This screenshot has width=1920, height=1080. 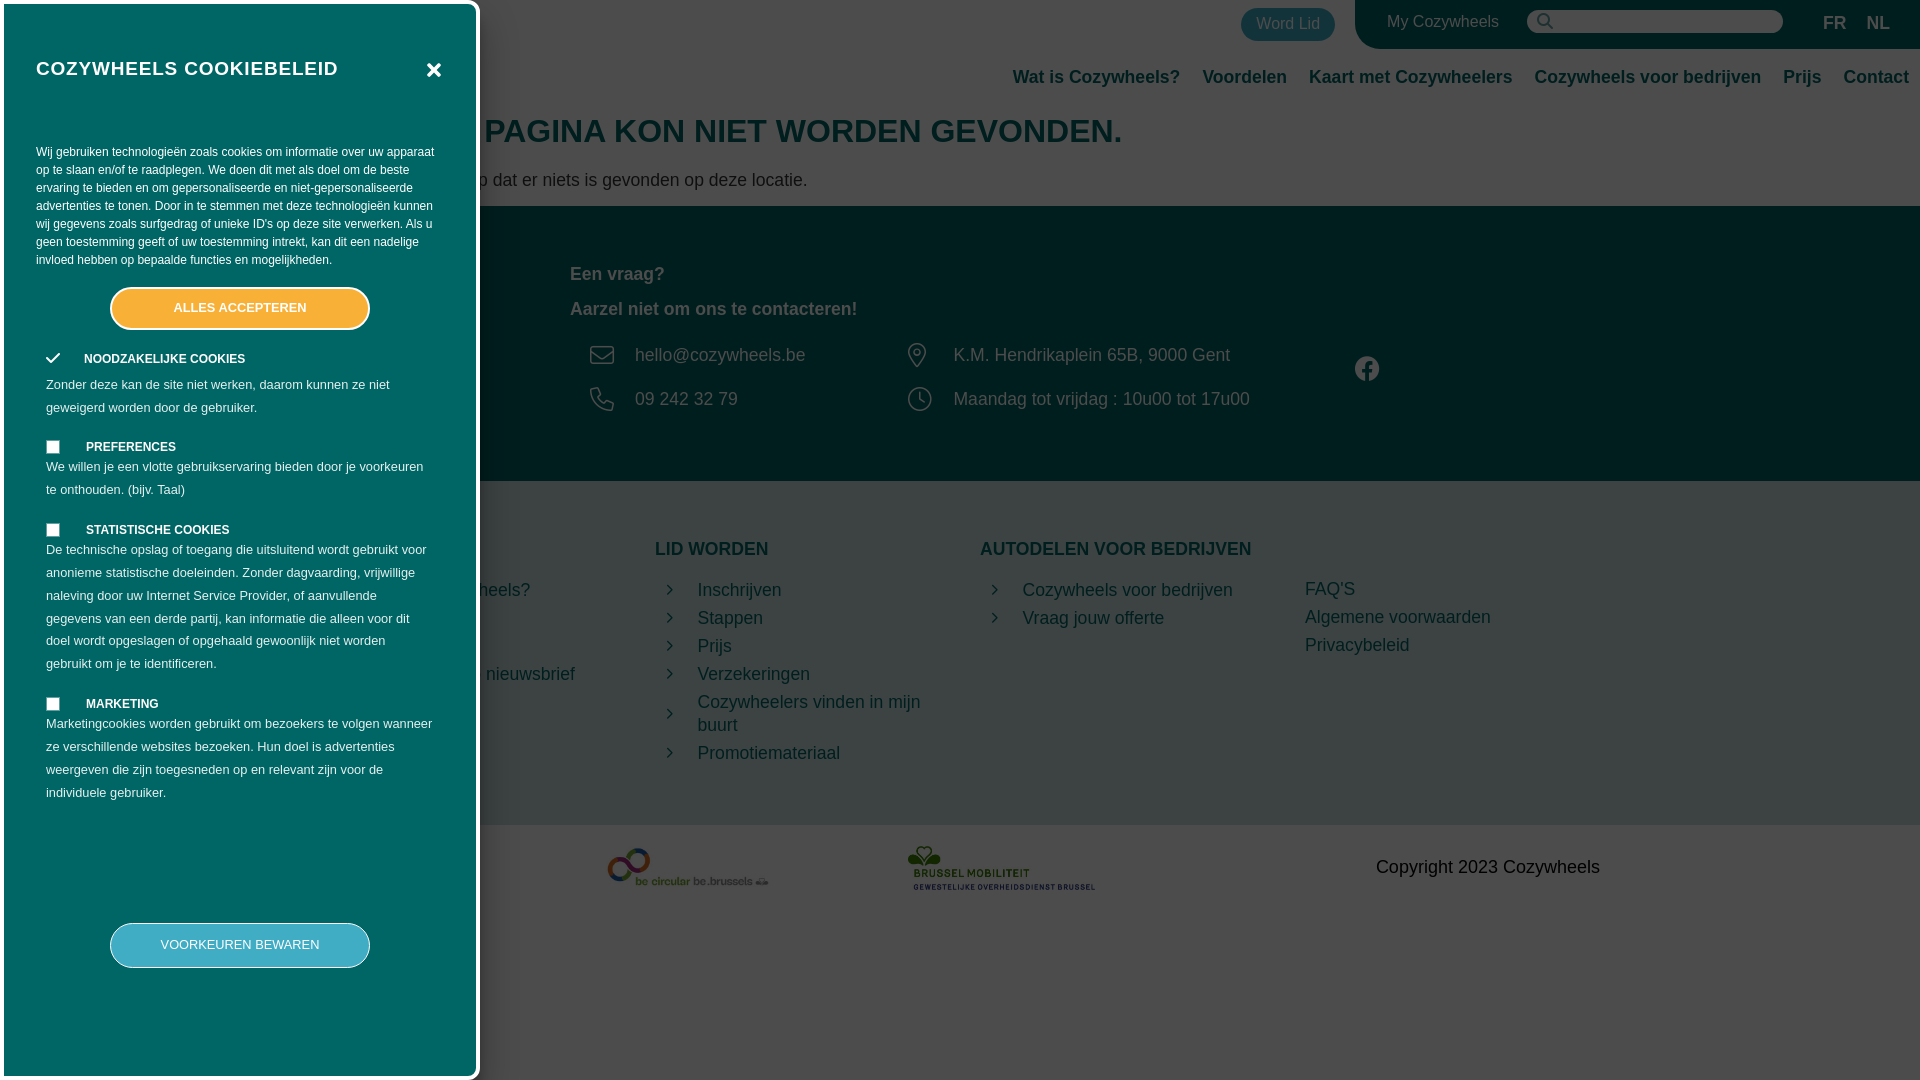 I want to click on 'Voordelen', so click(x=1243, y=76).